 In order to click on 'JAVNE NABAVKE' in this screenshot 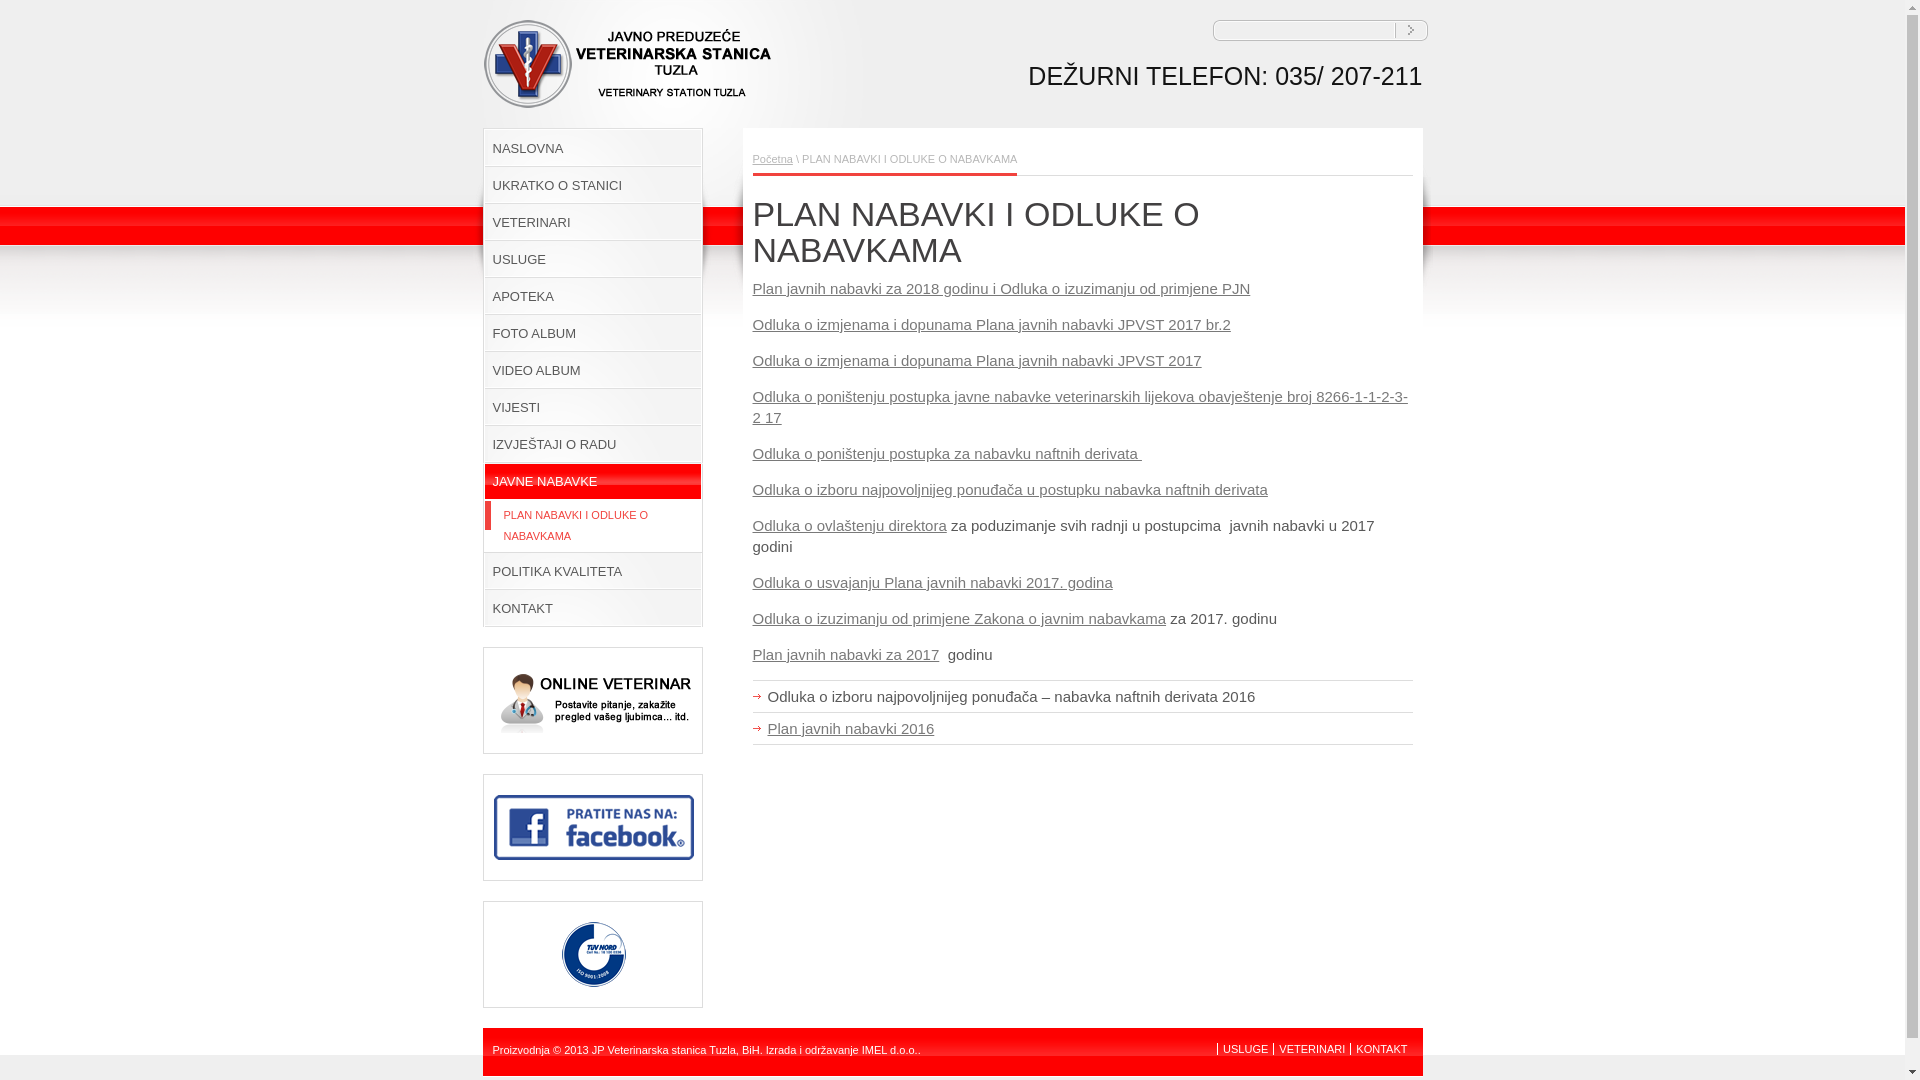, I will do `click(590, 481)`.